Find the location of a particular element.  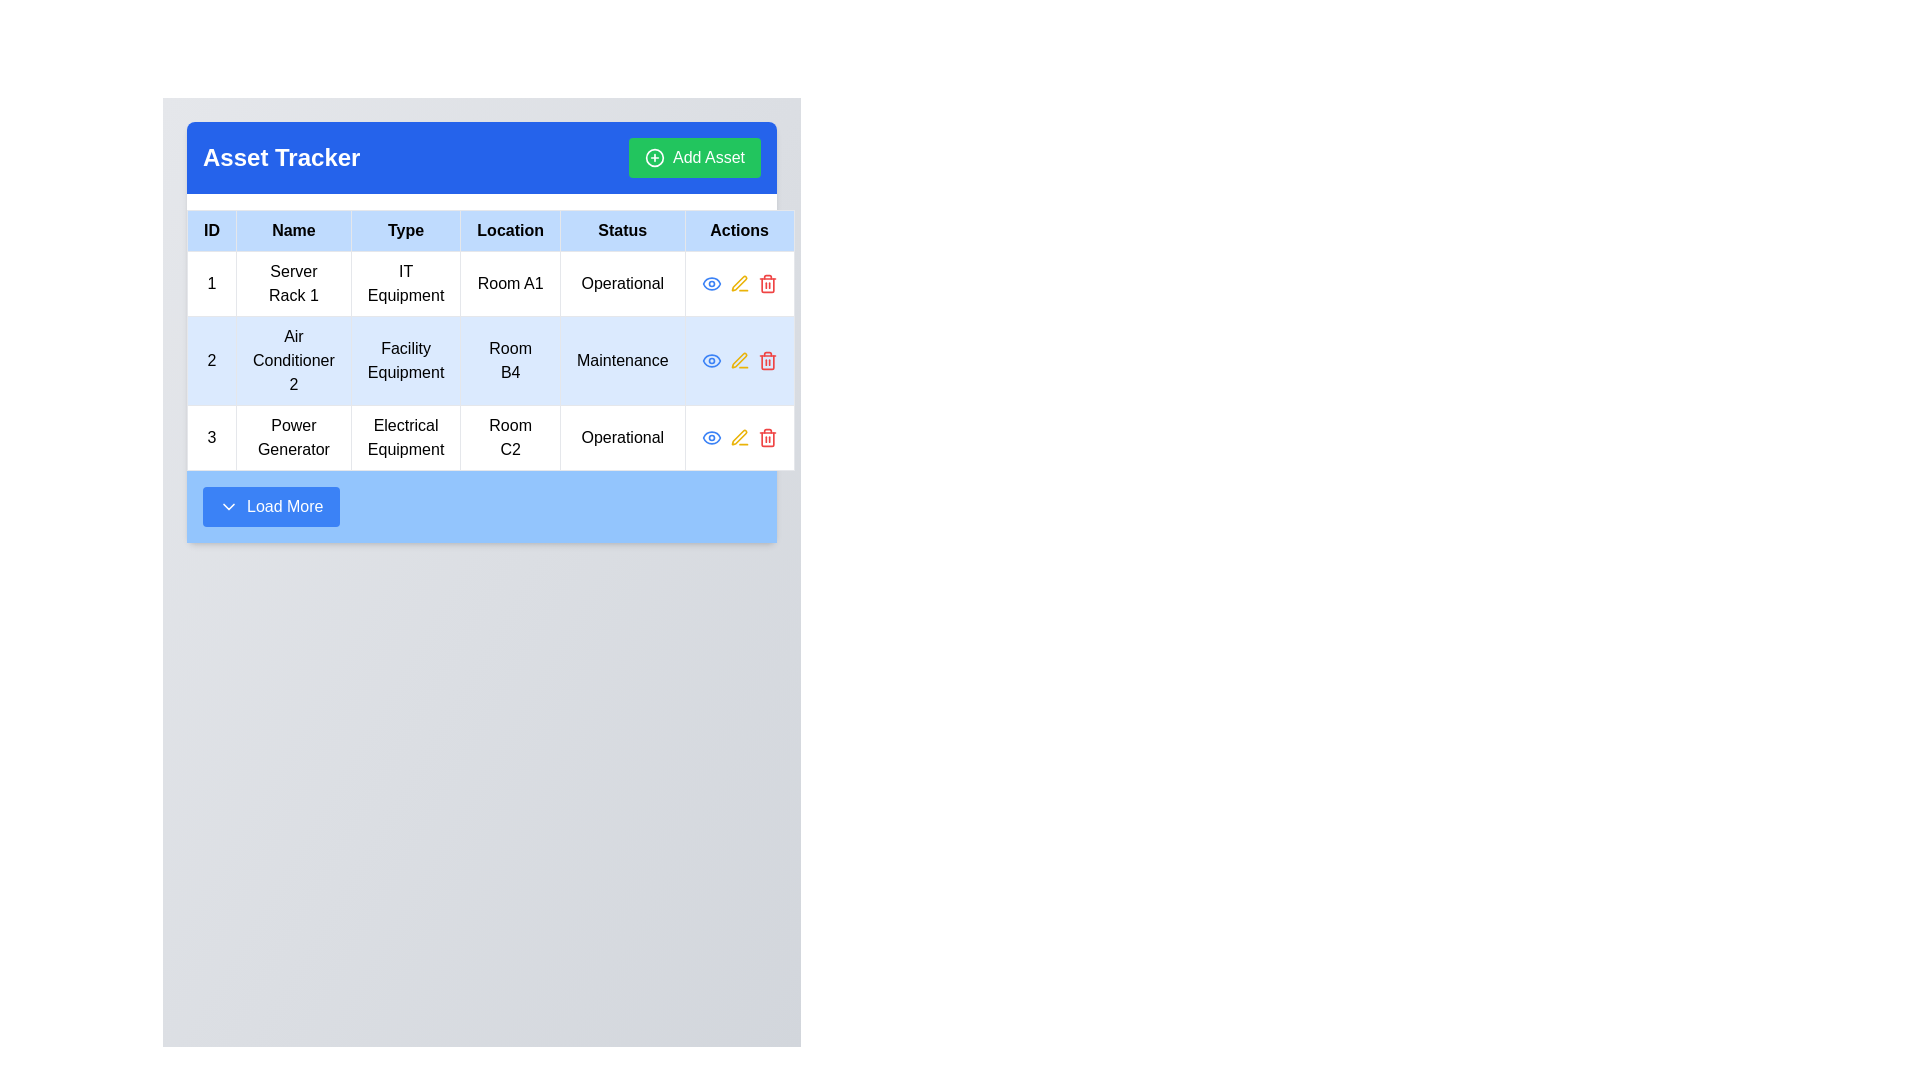

the edit icon located in the second row of the table's 'Actions' column, which is the second interactive icon between the blue 'view' icon and the red 'delete' icon is located at coordinates (738, 361).